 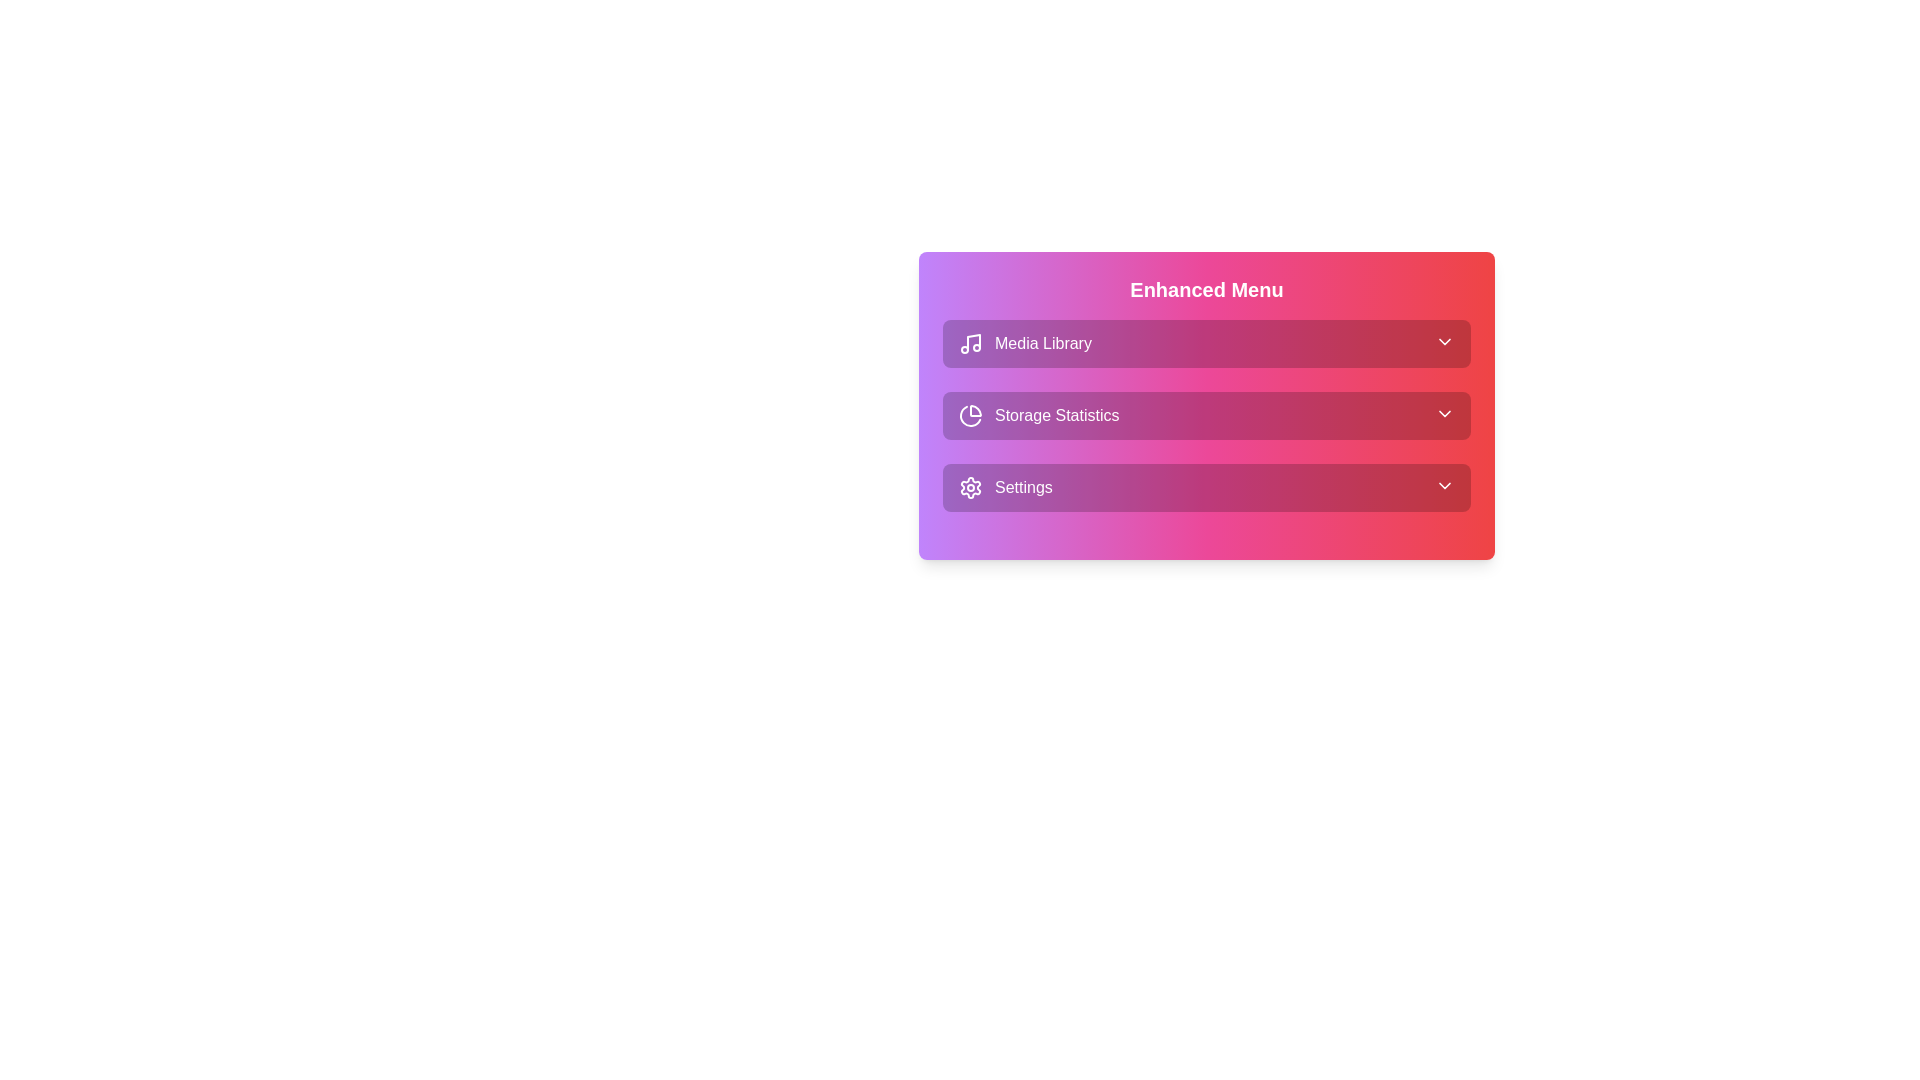 What do you see at coordinates (1444, 412) in the screenshot?
I see `the downward-pointing chevron icon located on the far right side of the 'Storage Statistics' section` at bounding box center [1444, 412].